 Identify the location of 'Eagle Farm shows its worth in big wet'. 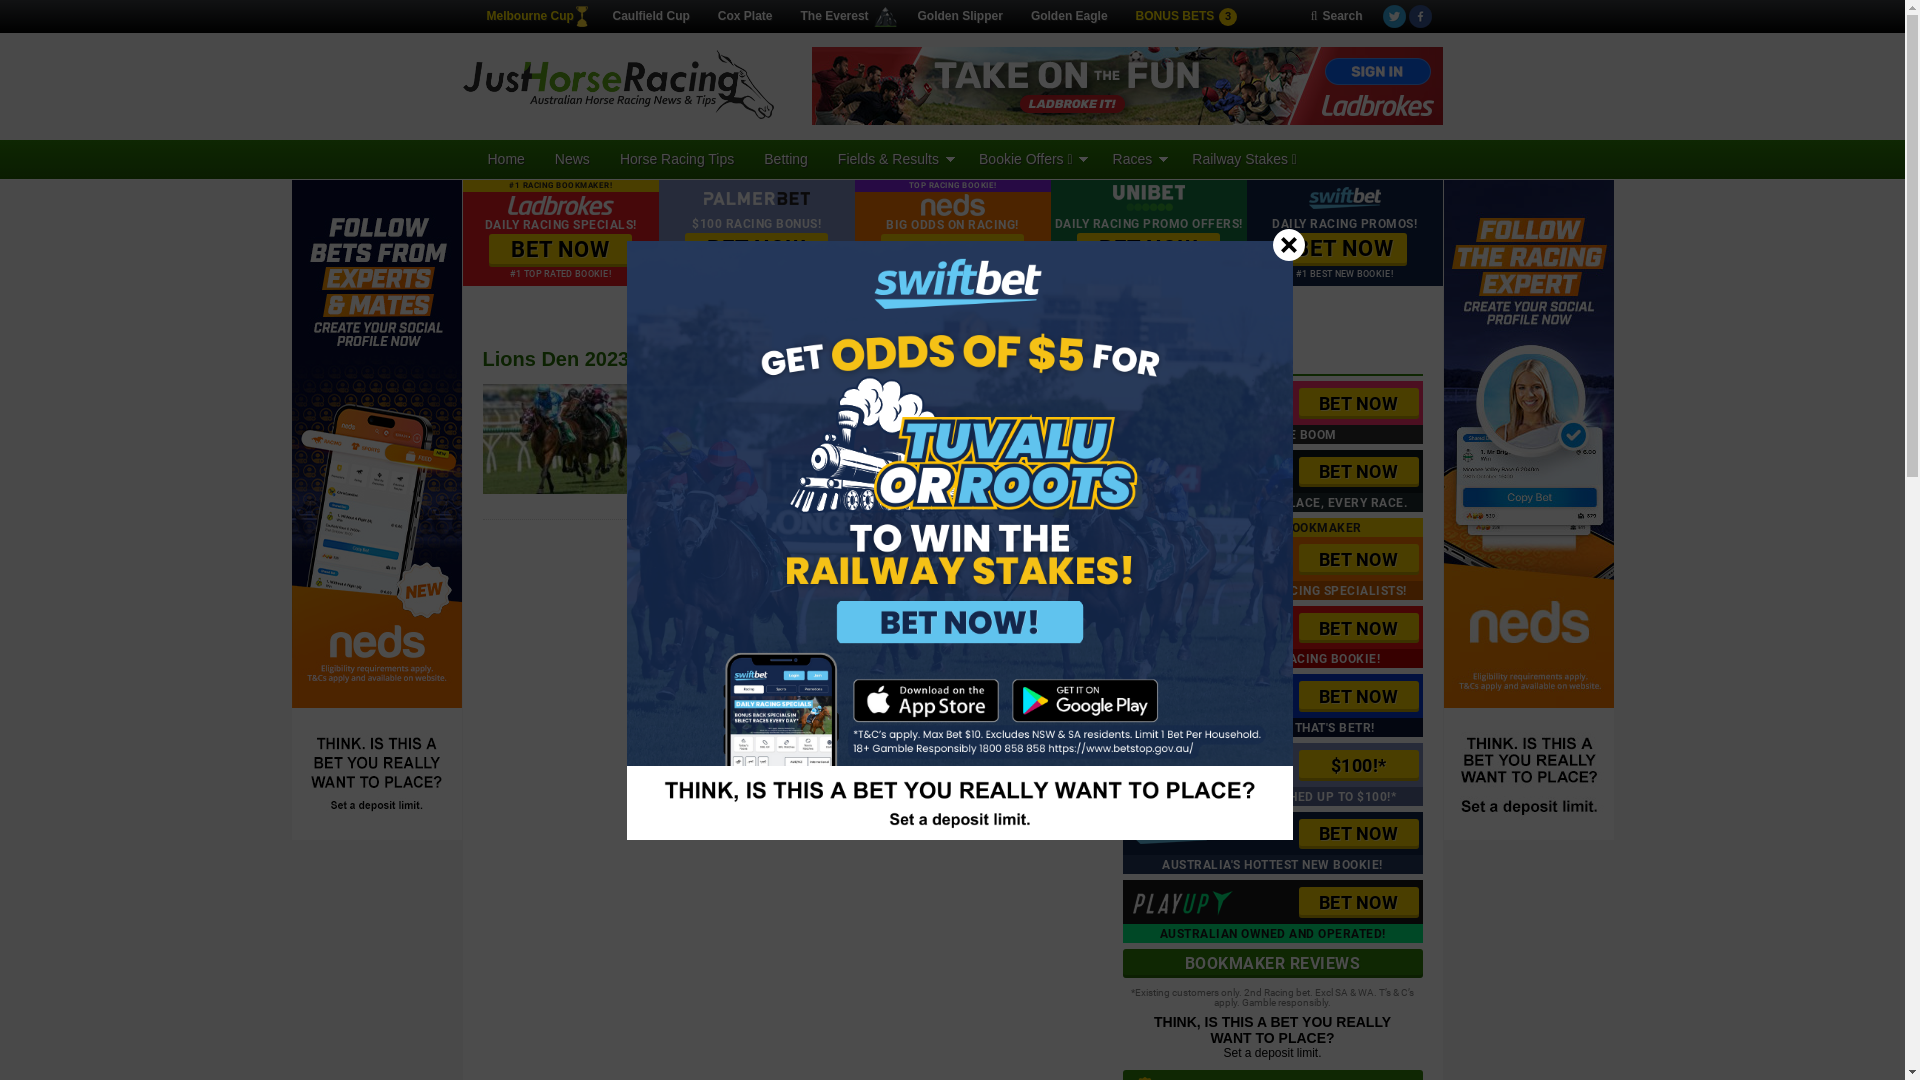
(568, 489).